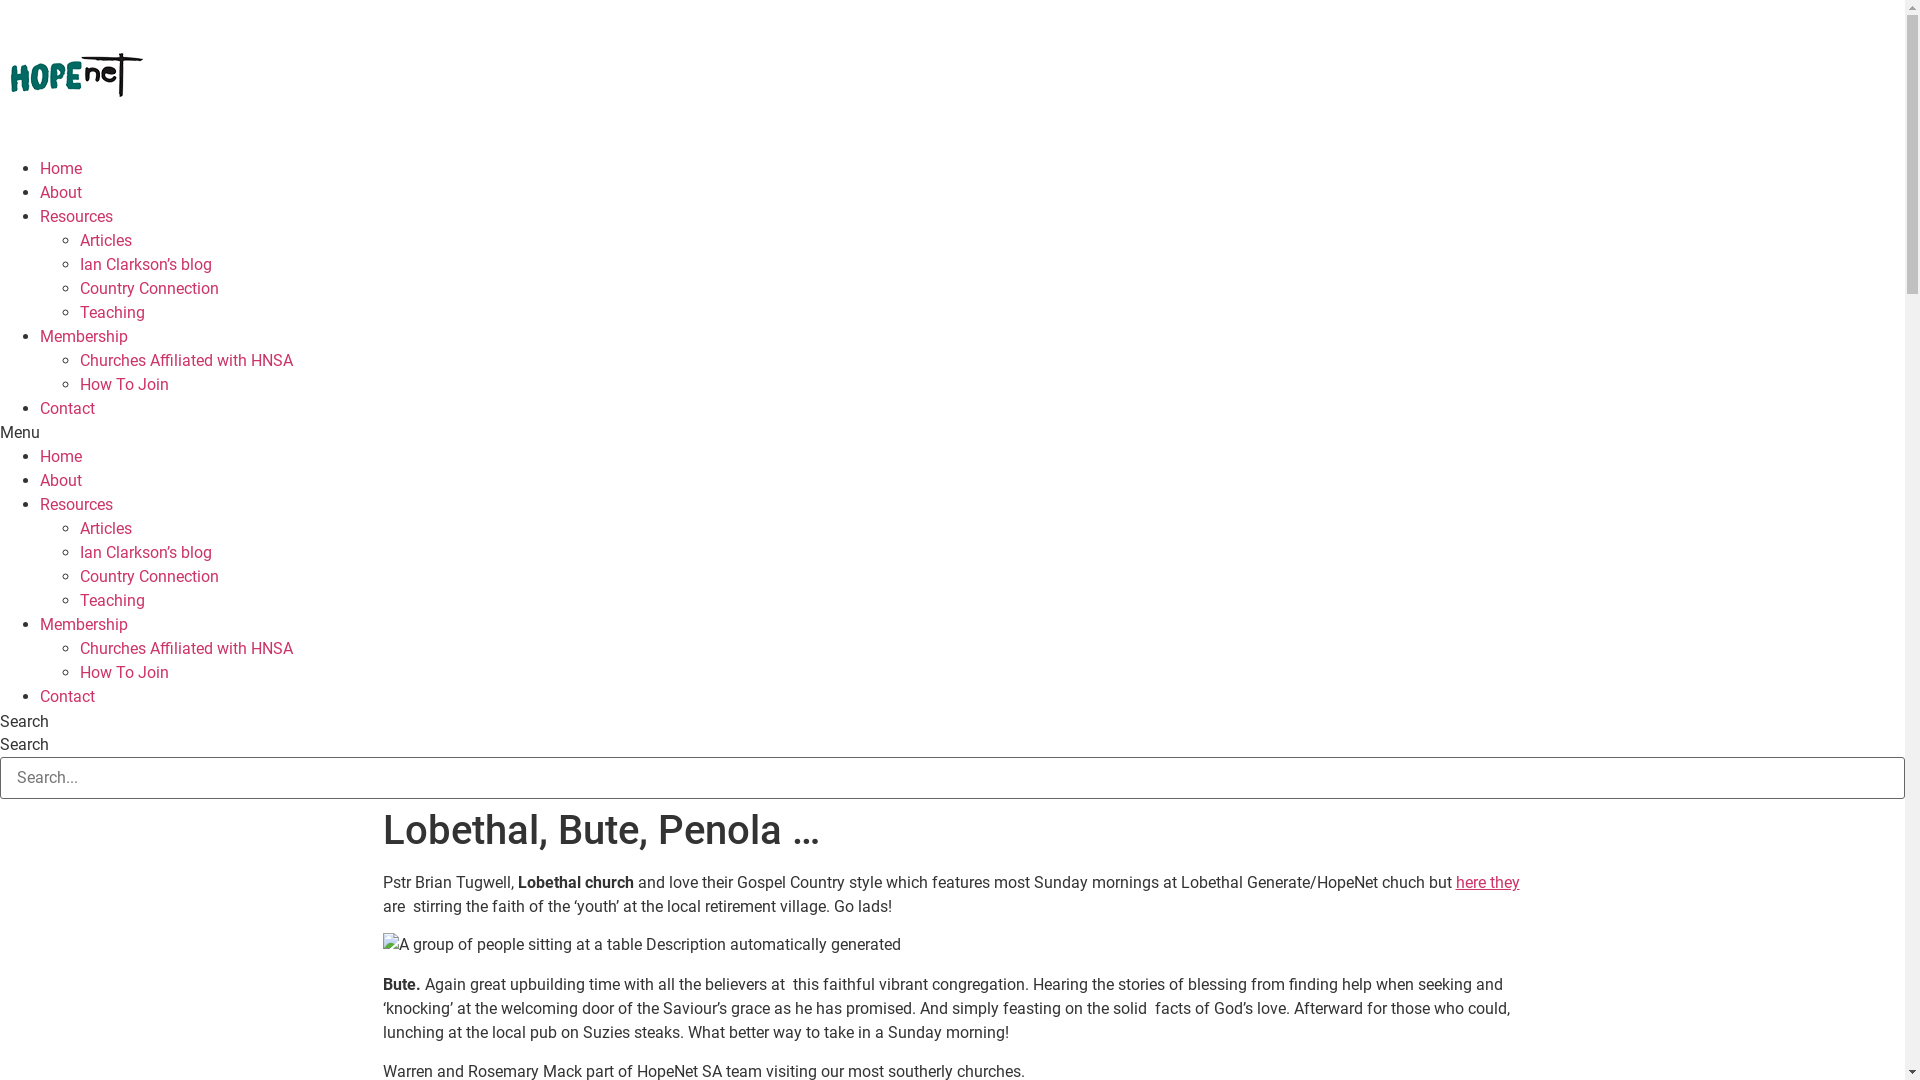  I want to click on 'Teaching', so click(80, 599).